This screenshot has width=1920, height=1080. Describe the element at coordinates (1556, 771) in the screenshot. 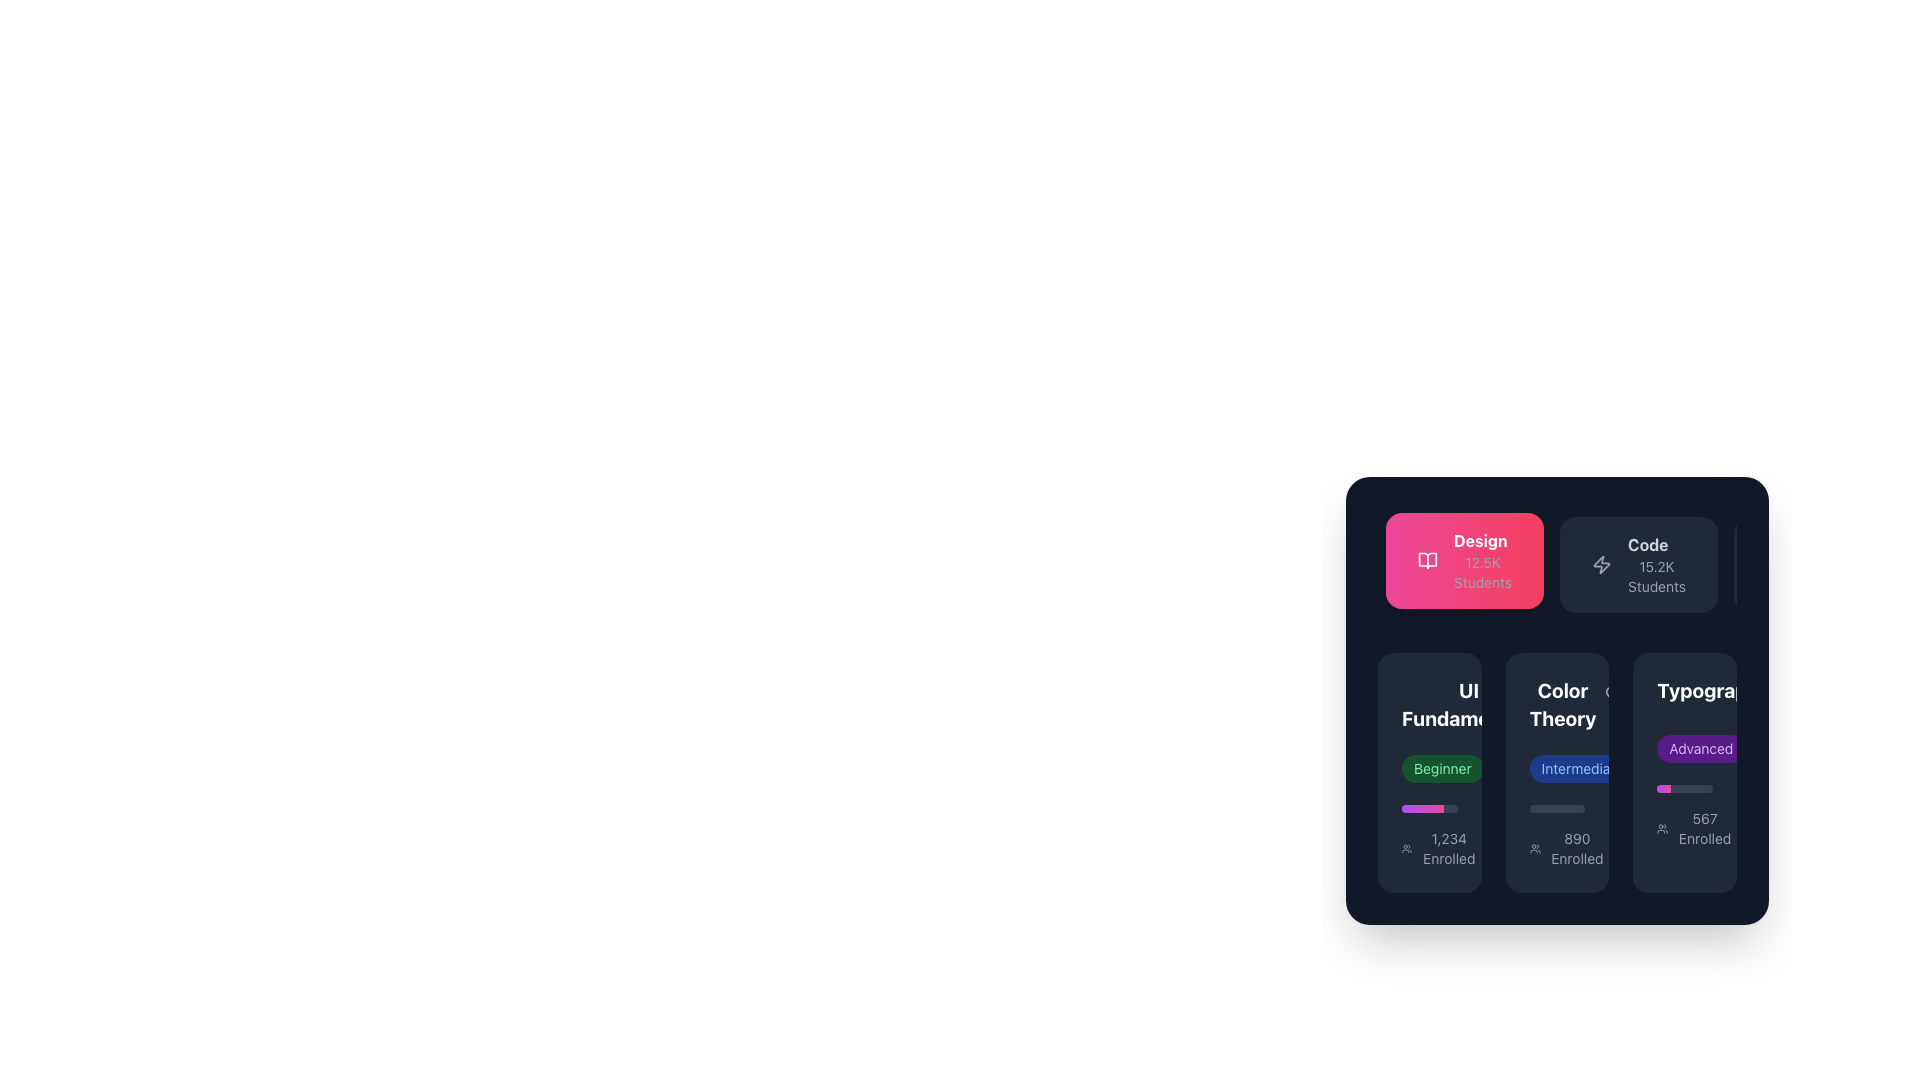

I see `the 'Color Theory' course card, which is the second card in a horizontal layout between 'UI Fundamentals' and 'Typography'` at that location.